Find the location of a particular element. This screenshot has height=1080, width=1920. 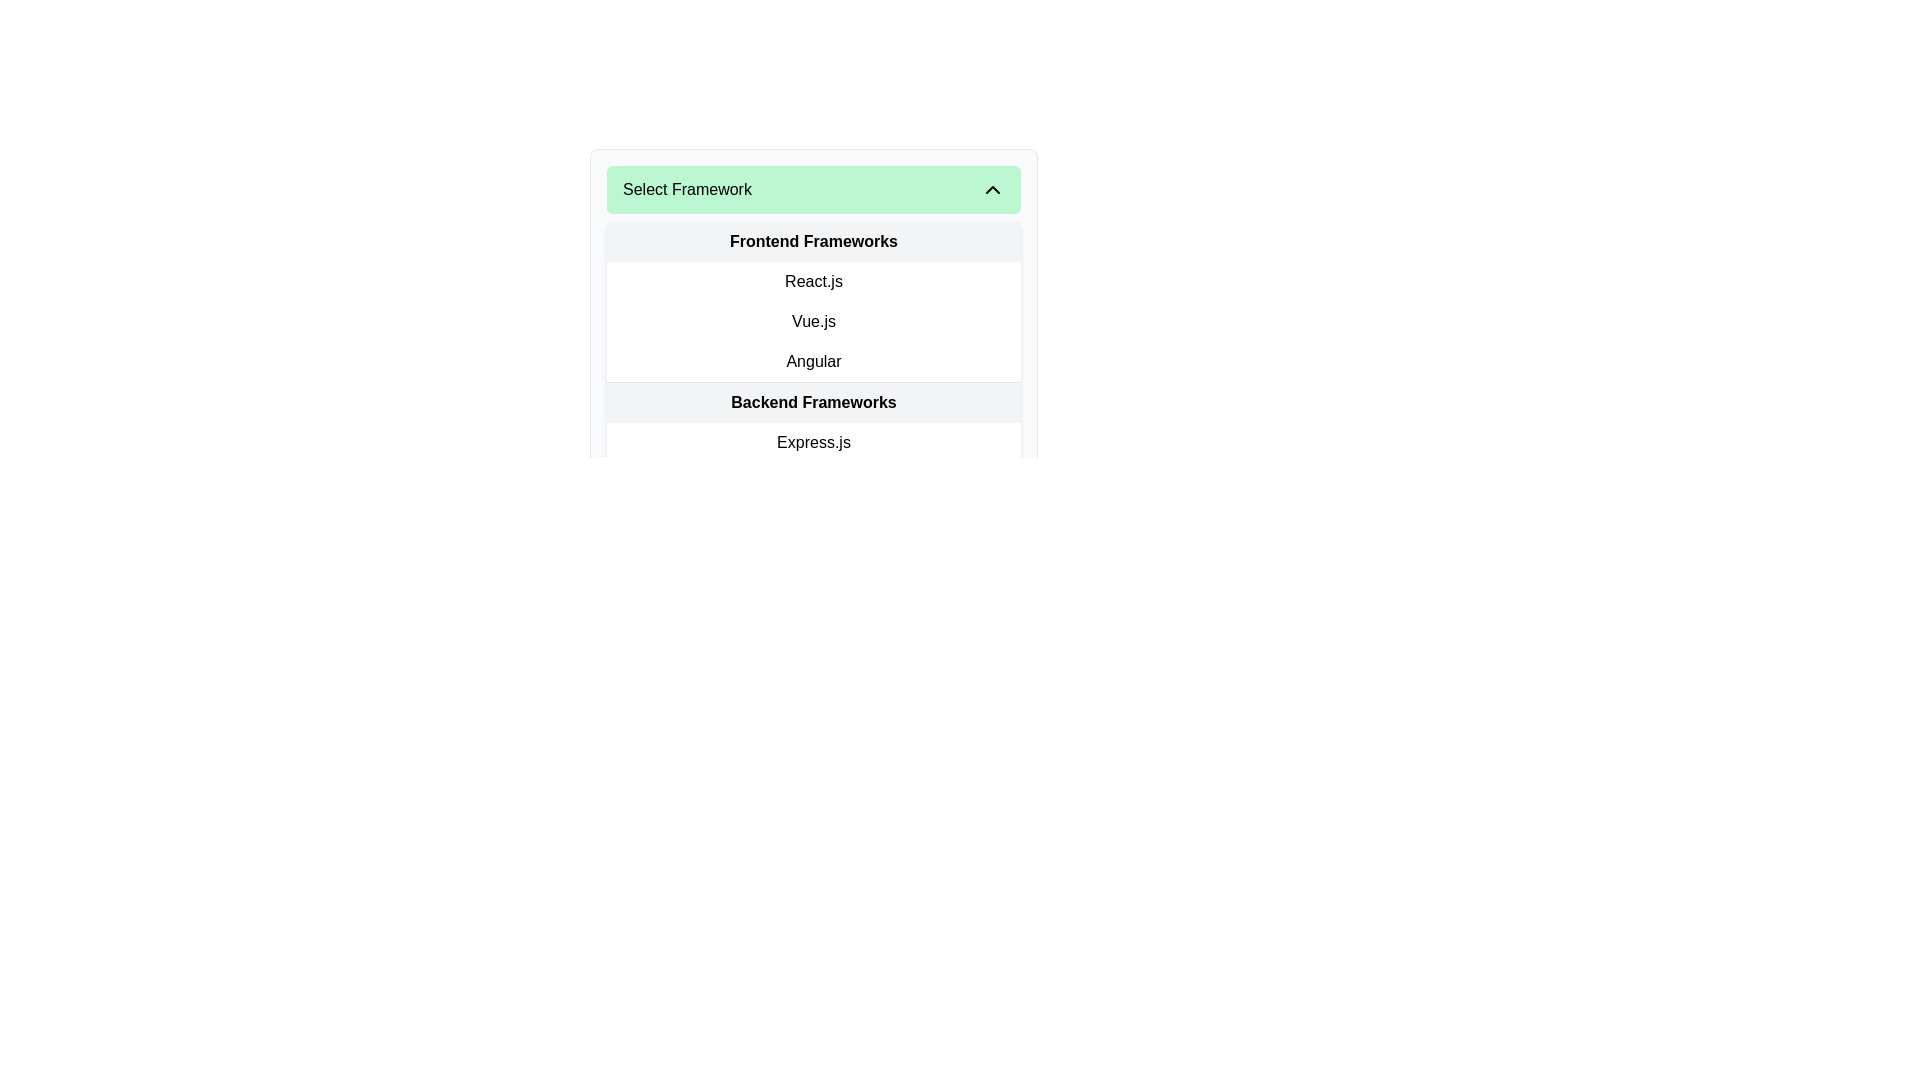

the dropdown menu option labeled 'React.js', 'Vue.js', or 'Angular' is located at coordinates (814, 353).